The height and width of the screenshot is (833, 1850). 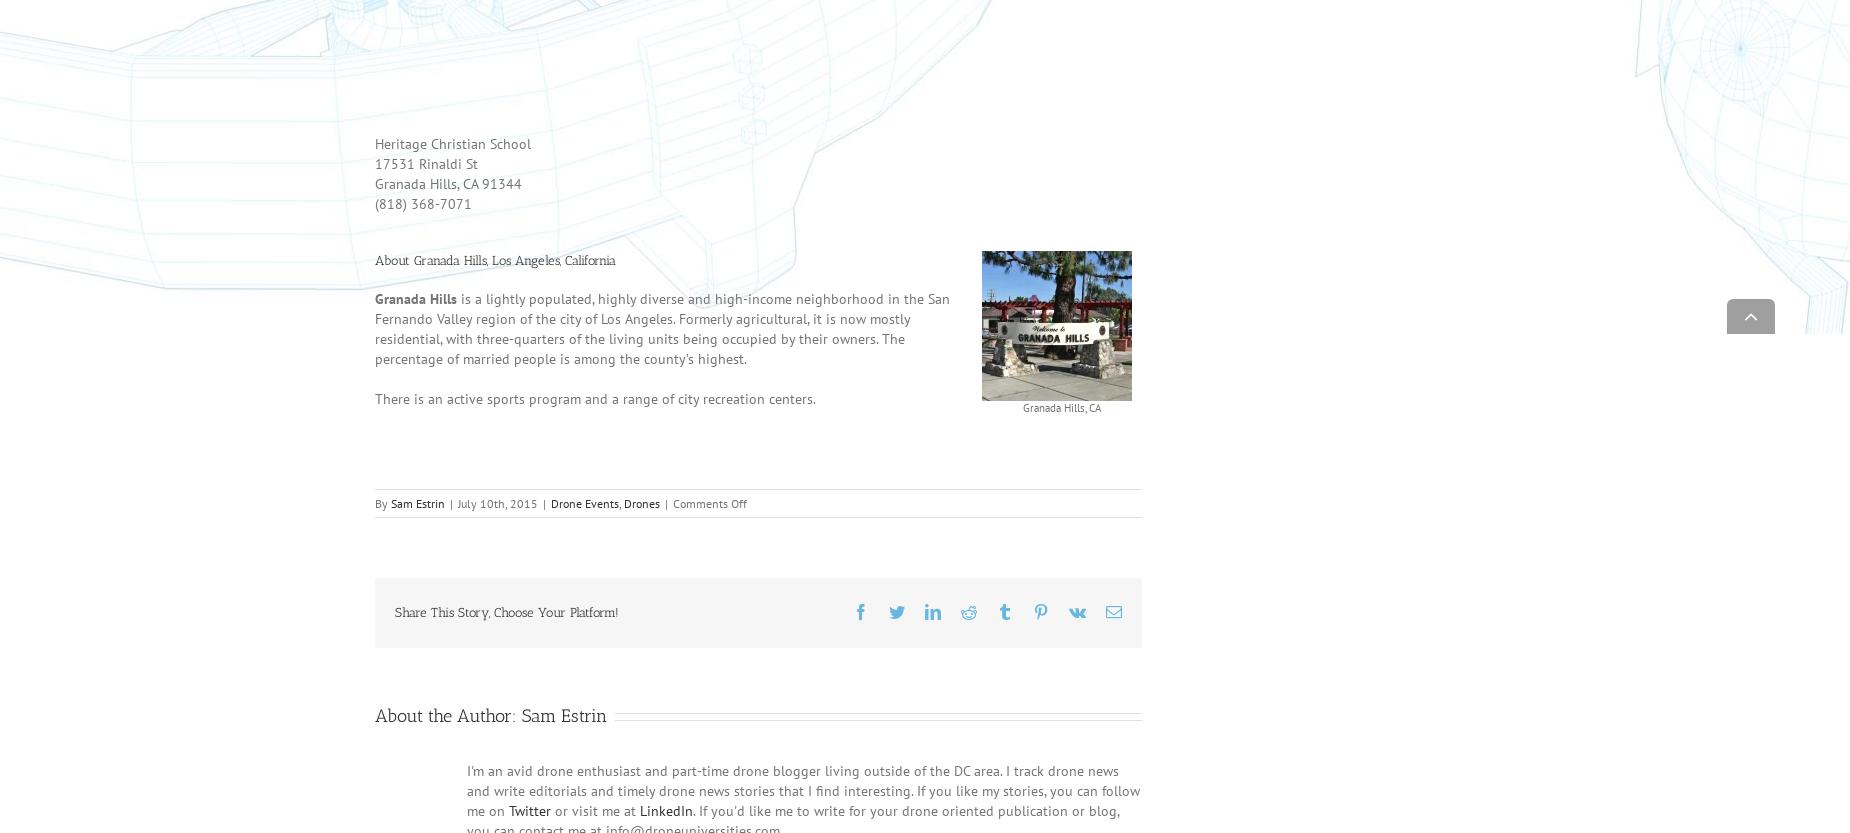 I want to click on 'July 10th, 2015', so click(x=457, y=530).